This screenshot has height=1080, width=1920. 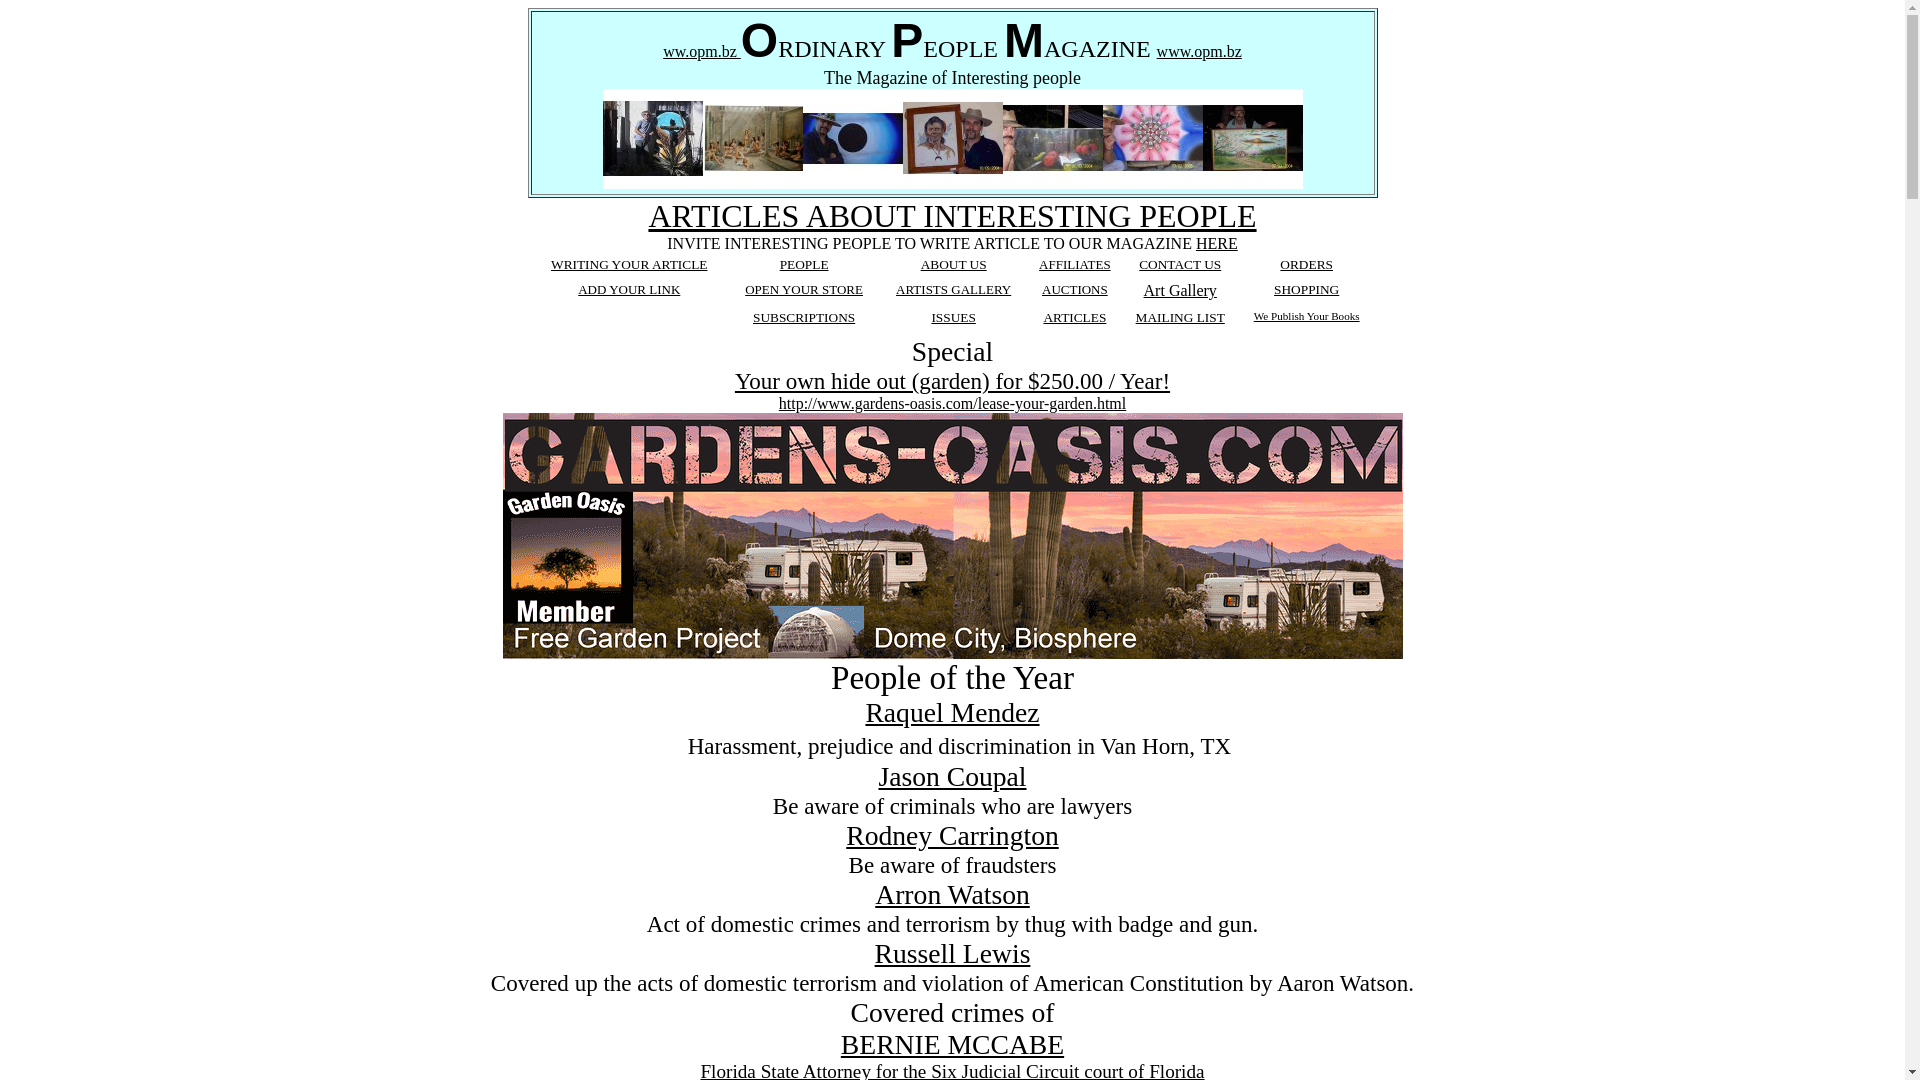 I want to click on 'ww.opm.bz', so click(x=701, y=50).